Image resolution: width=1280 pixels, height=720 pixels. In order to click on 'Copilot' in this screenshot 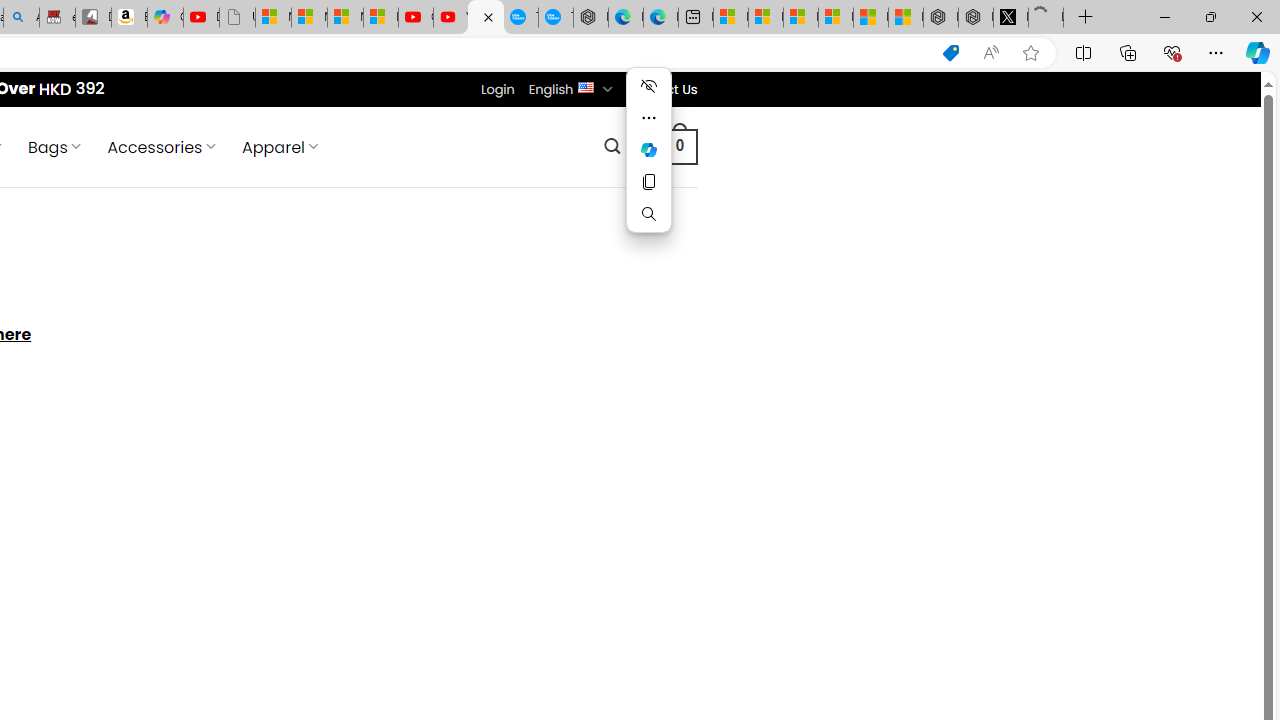, I will do `click(165, 17)`.